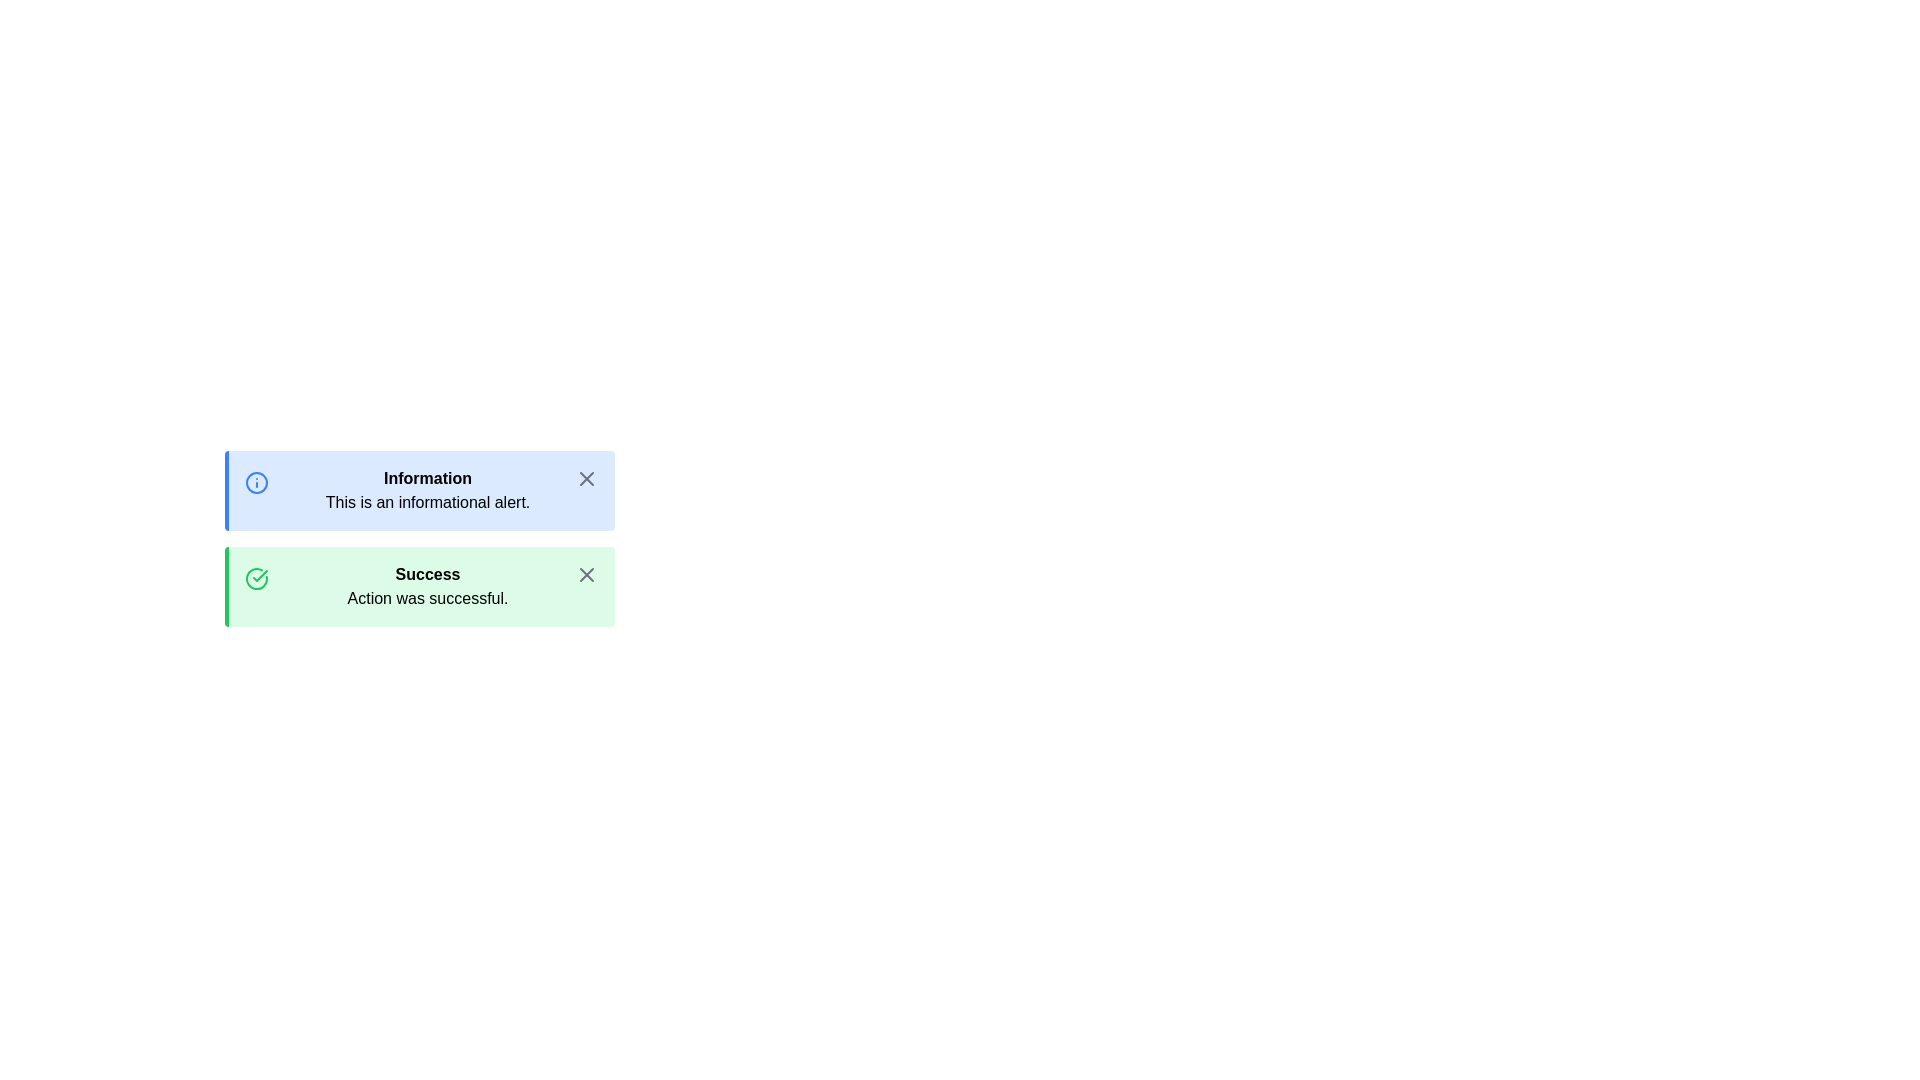 The height and width of the screenshot is (1080, 1920). Describe the element at coordinates (426, 585) in the screenshot. I see `the notification message element in the green alert box that indicates a successful action, located near the bottom section of the interface` at that location.